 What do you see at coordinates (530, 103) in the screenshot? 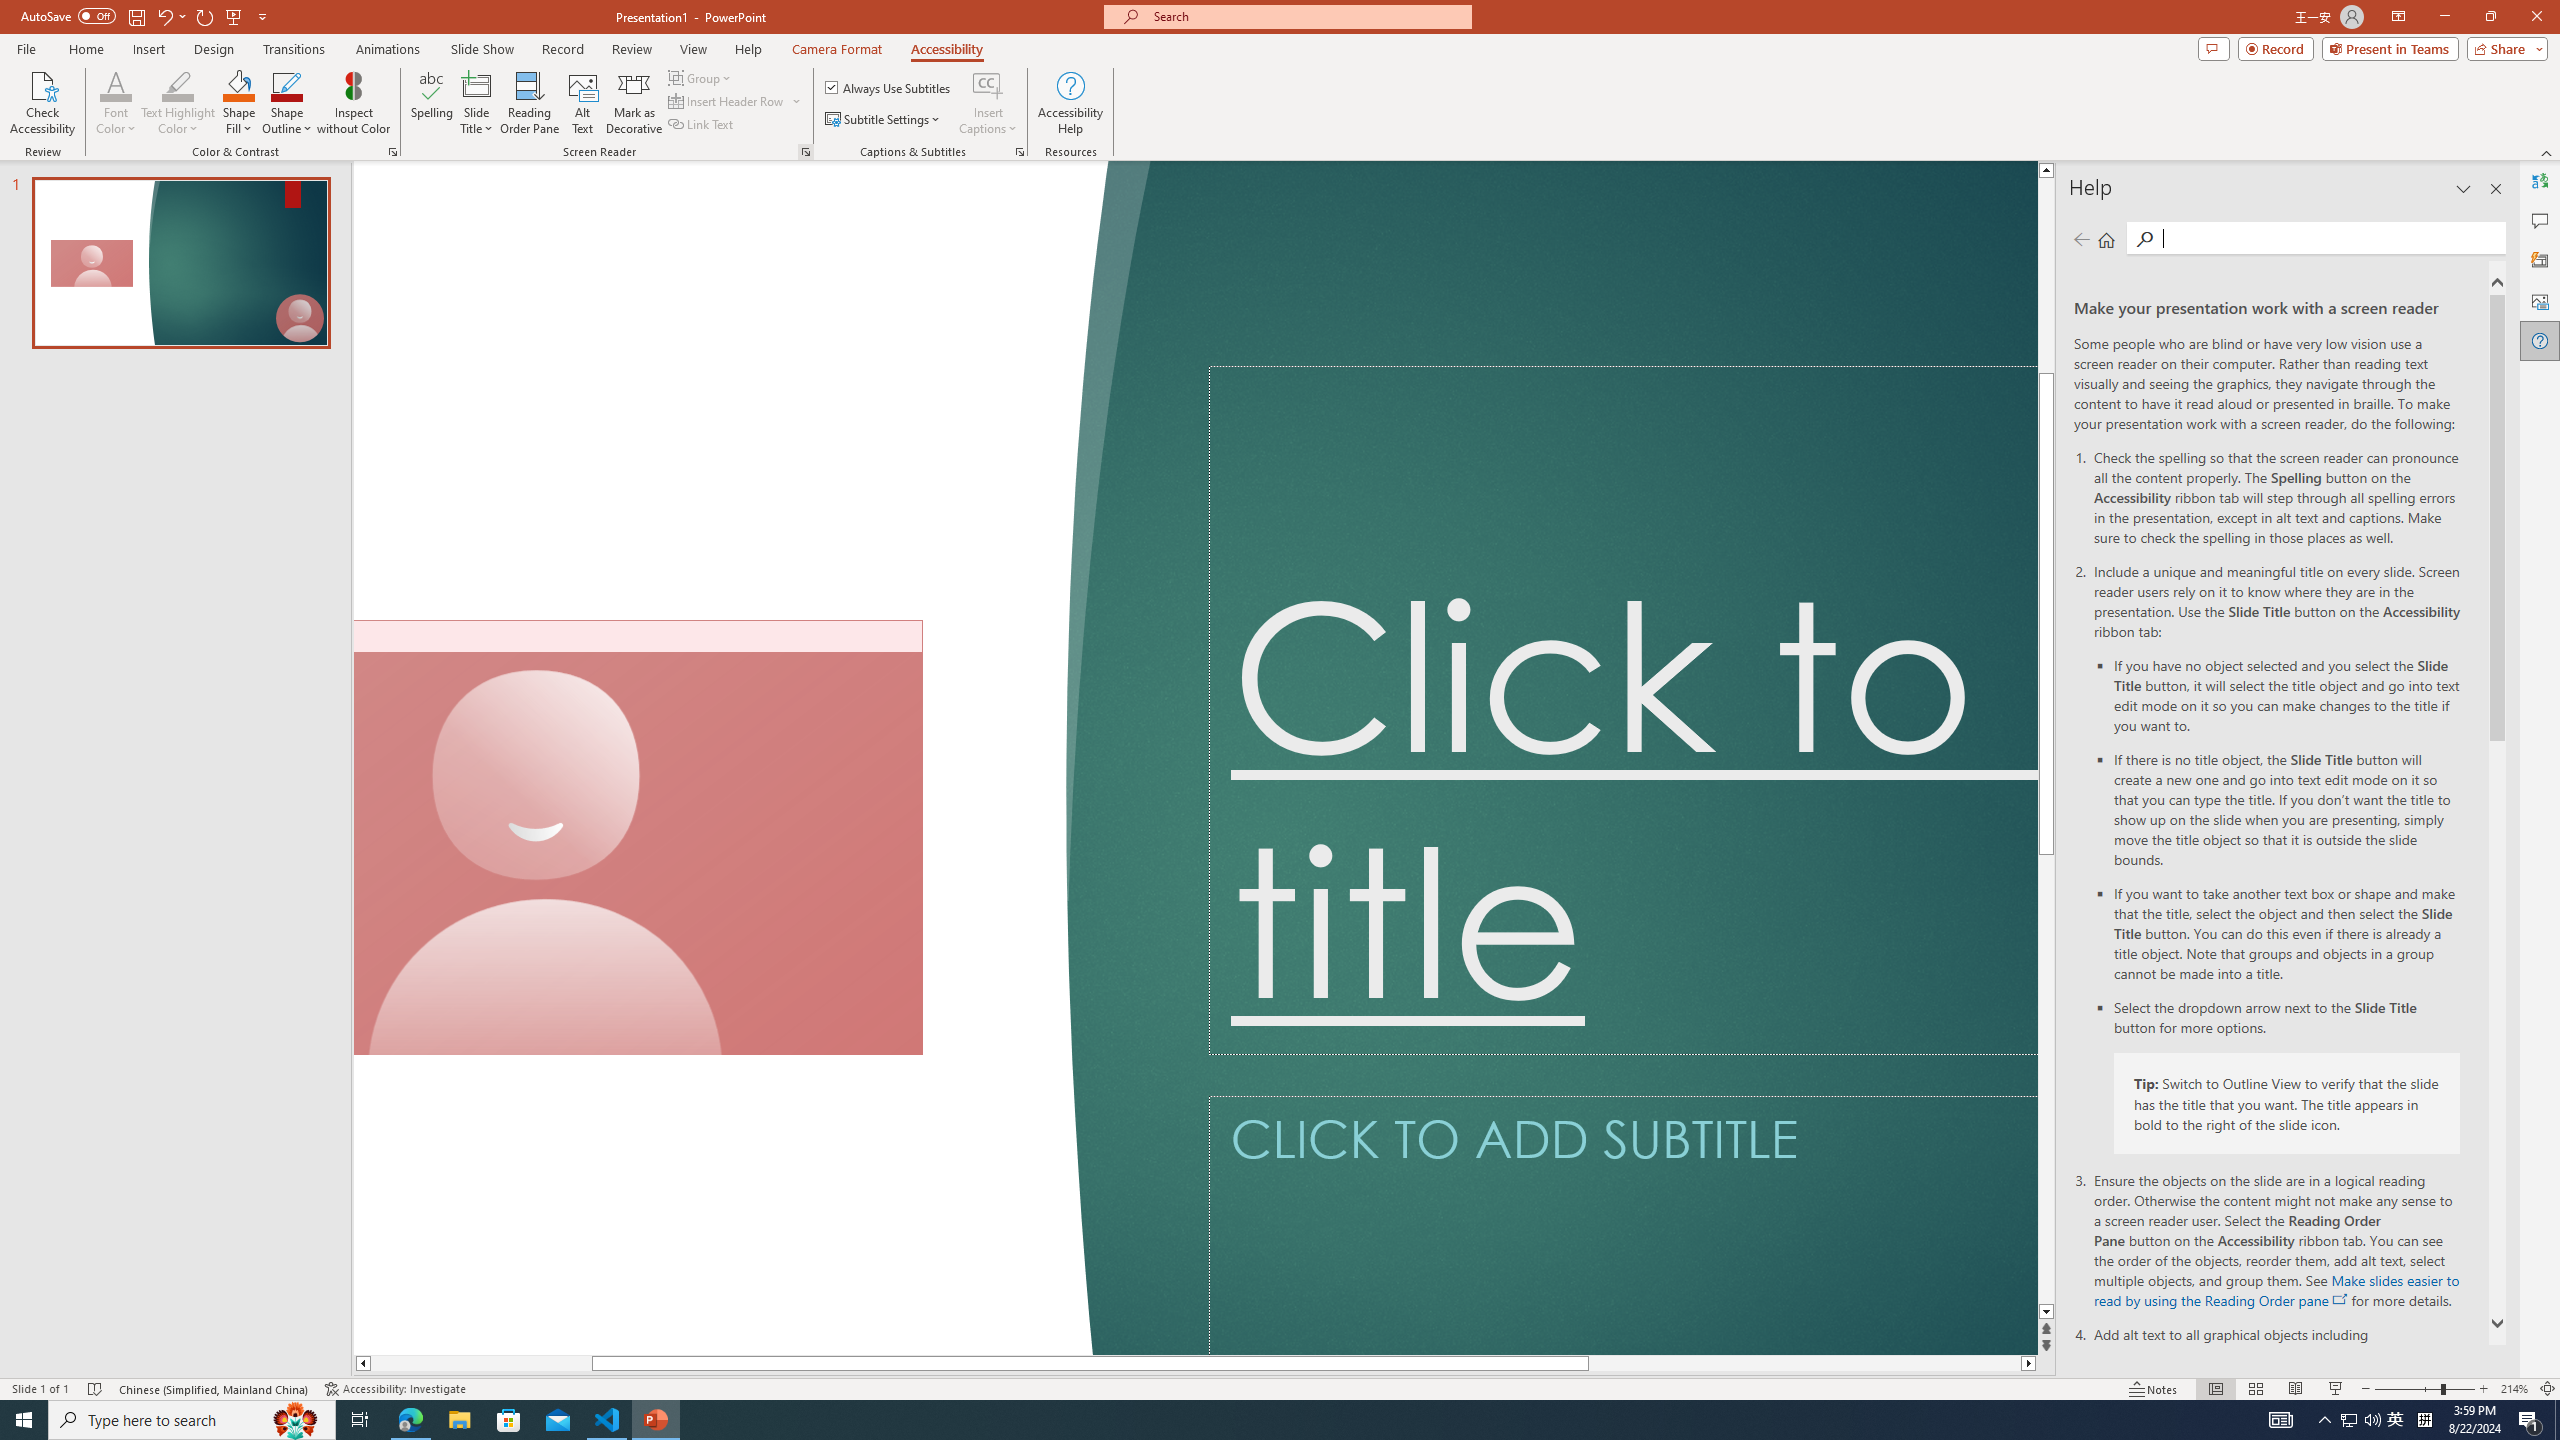
I see `'Reading Order Pane'` at bounding box center [530, 103].